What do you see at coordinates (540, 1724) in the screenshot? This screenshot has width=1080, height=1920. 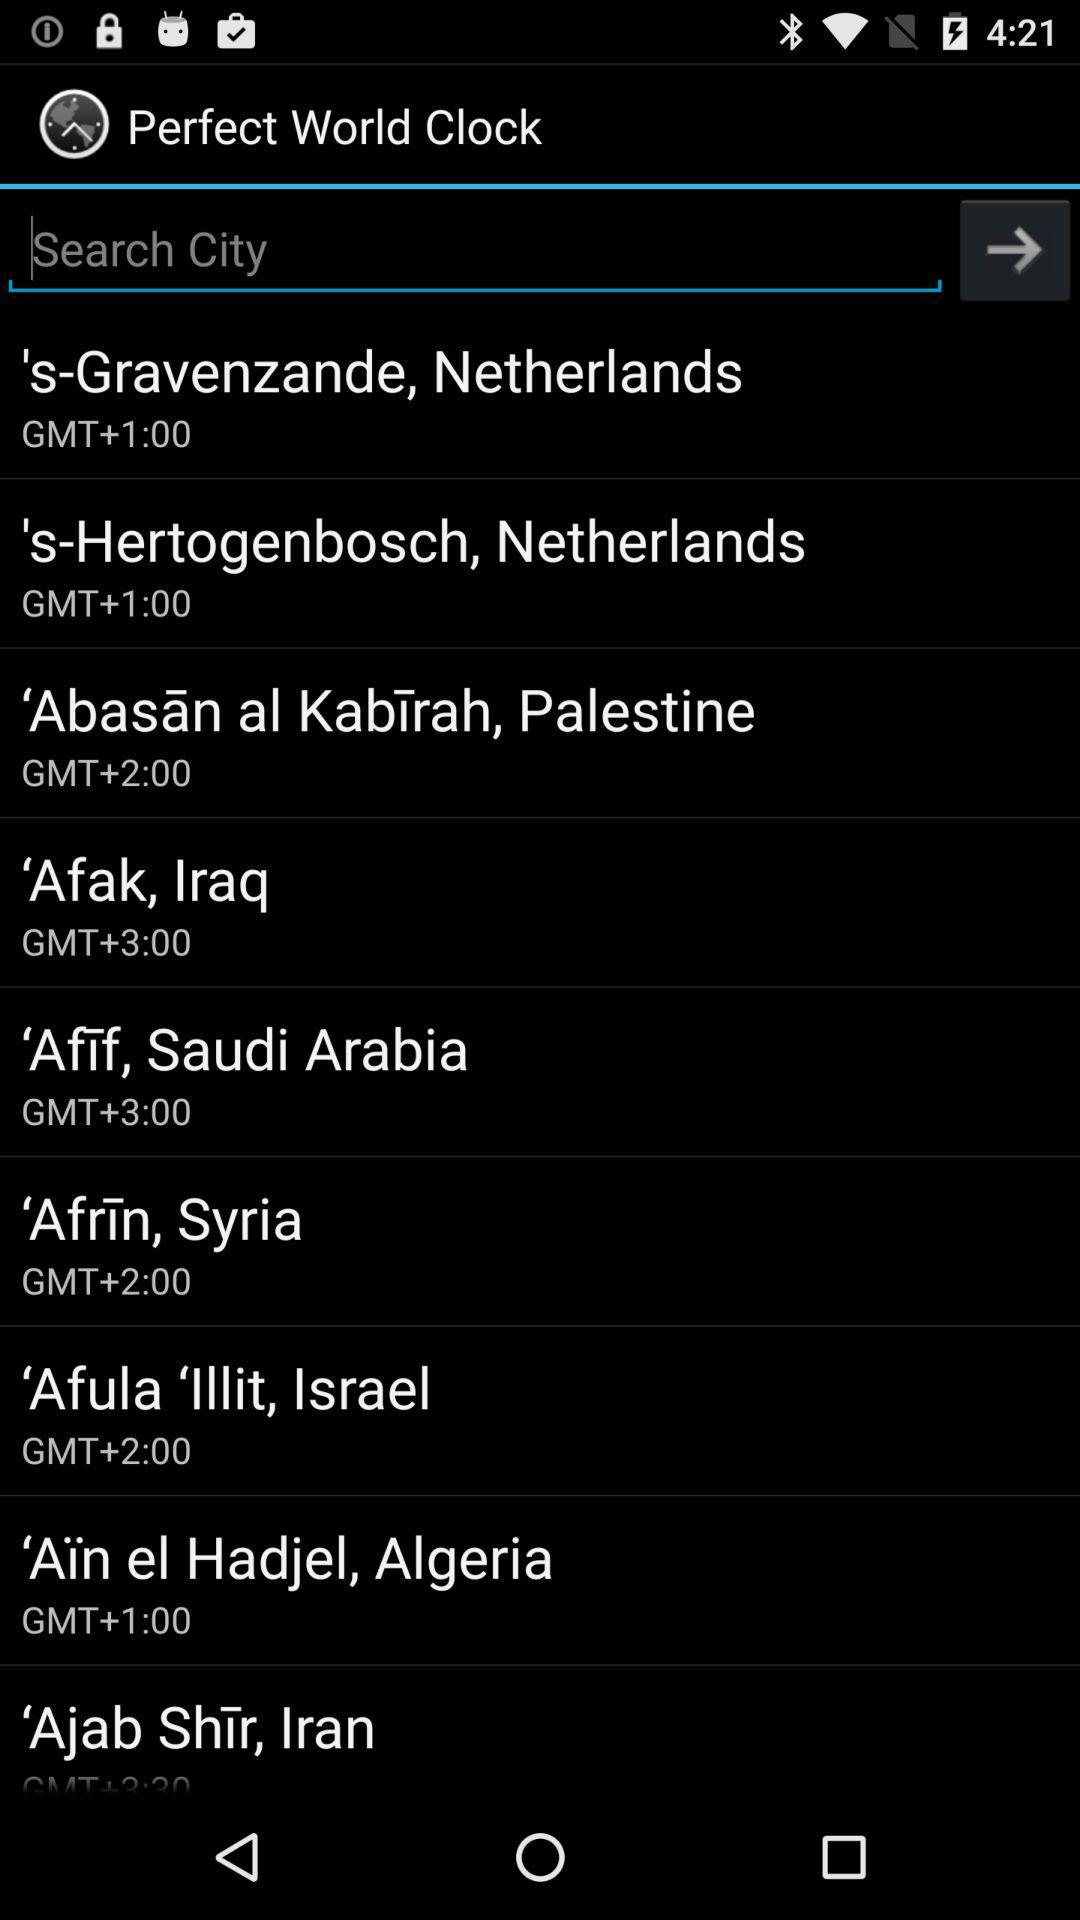 I see `item above the gmt+3:30 item` at bounding box center [540, 1724].